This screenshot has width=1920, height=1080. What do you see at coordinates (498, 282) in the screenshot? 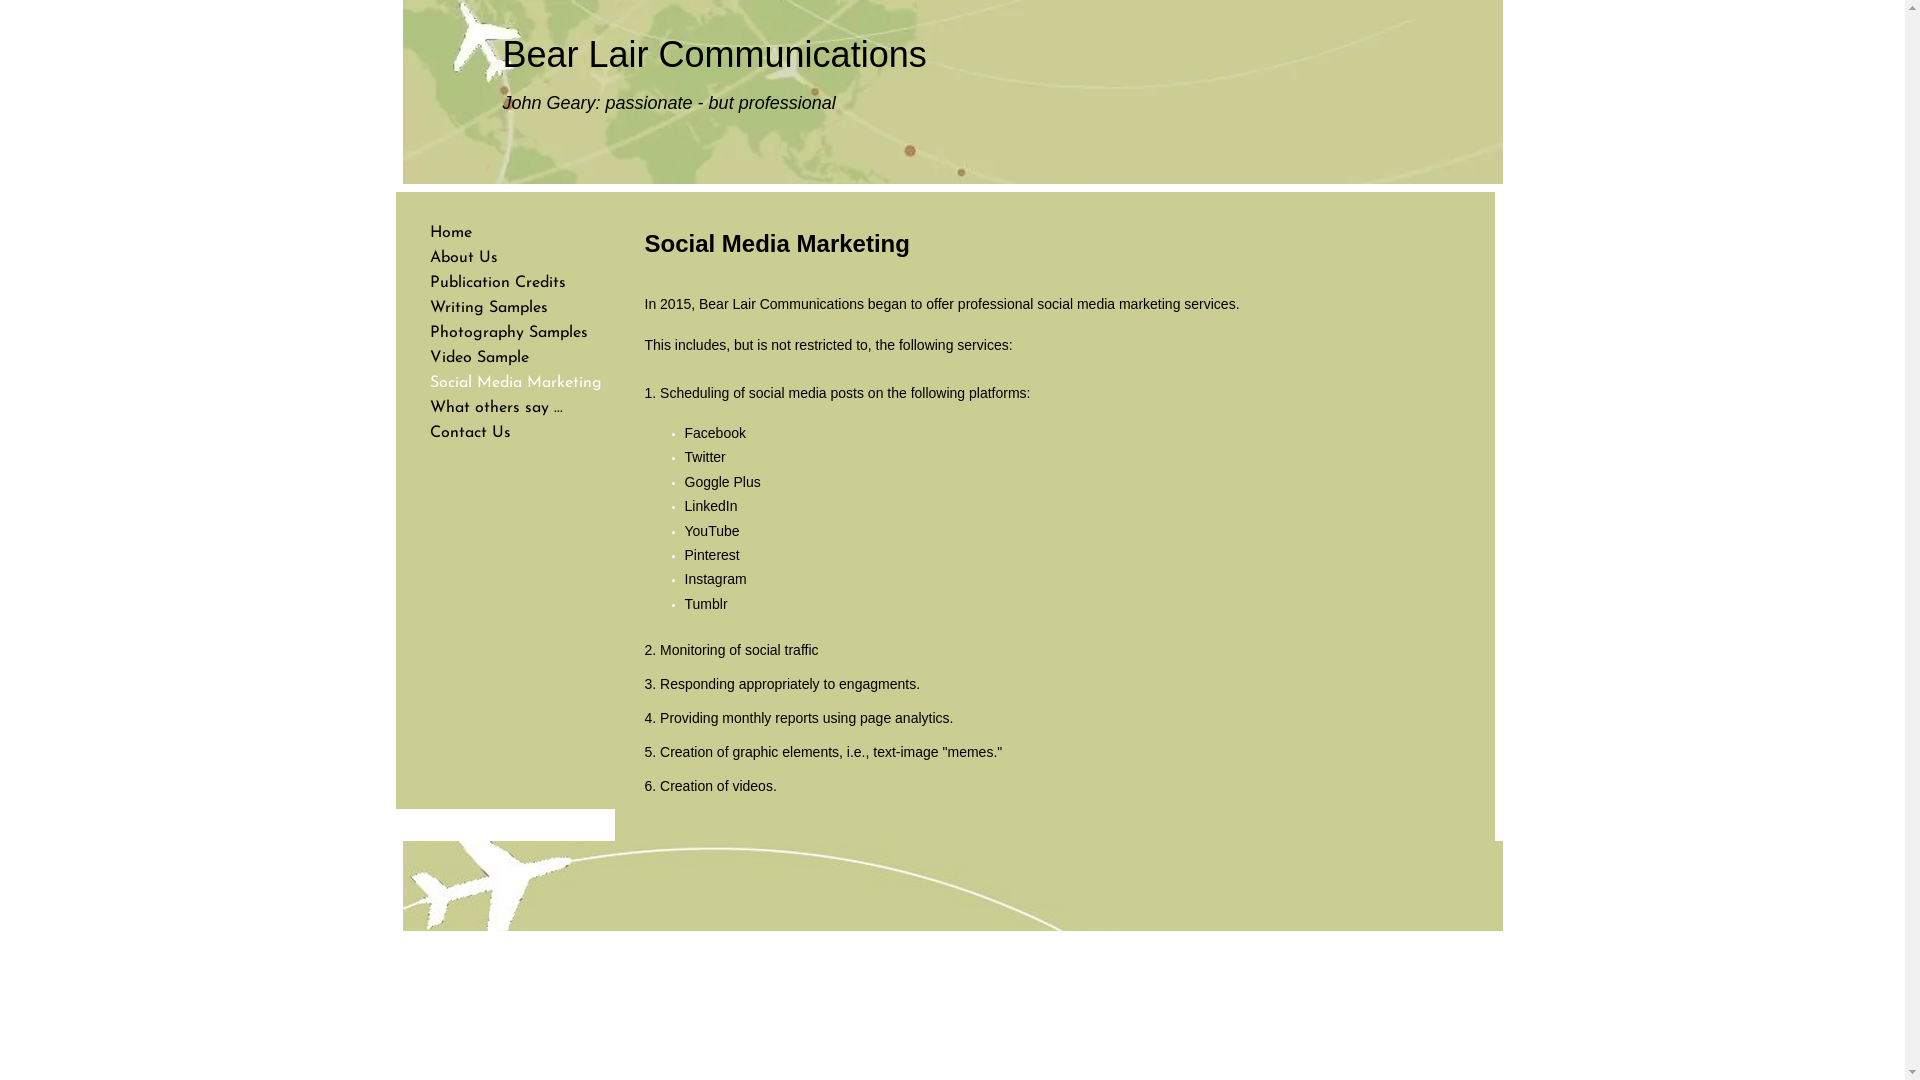
I see `'Publication Credits'` at bounding box center [498, 282].